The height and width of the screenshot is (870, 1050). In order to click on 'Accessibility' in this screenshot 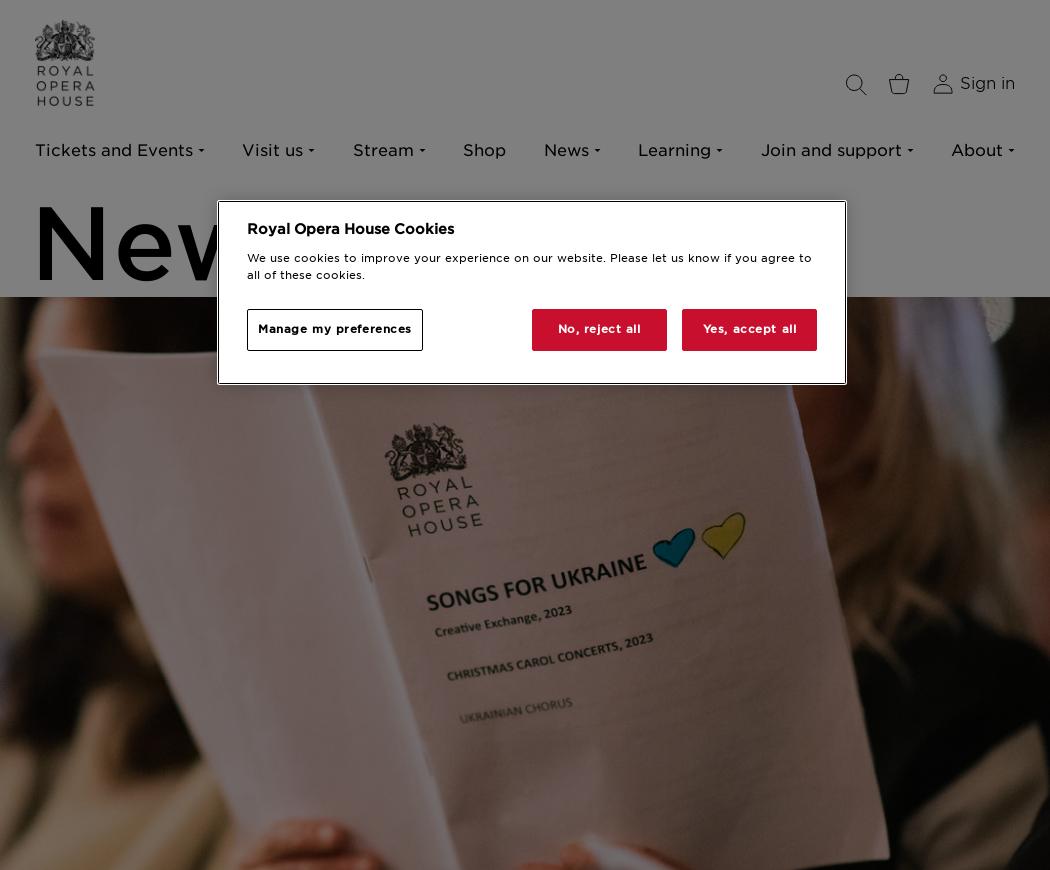, I will do `click(88, 269)`.